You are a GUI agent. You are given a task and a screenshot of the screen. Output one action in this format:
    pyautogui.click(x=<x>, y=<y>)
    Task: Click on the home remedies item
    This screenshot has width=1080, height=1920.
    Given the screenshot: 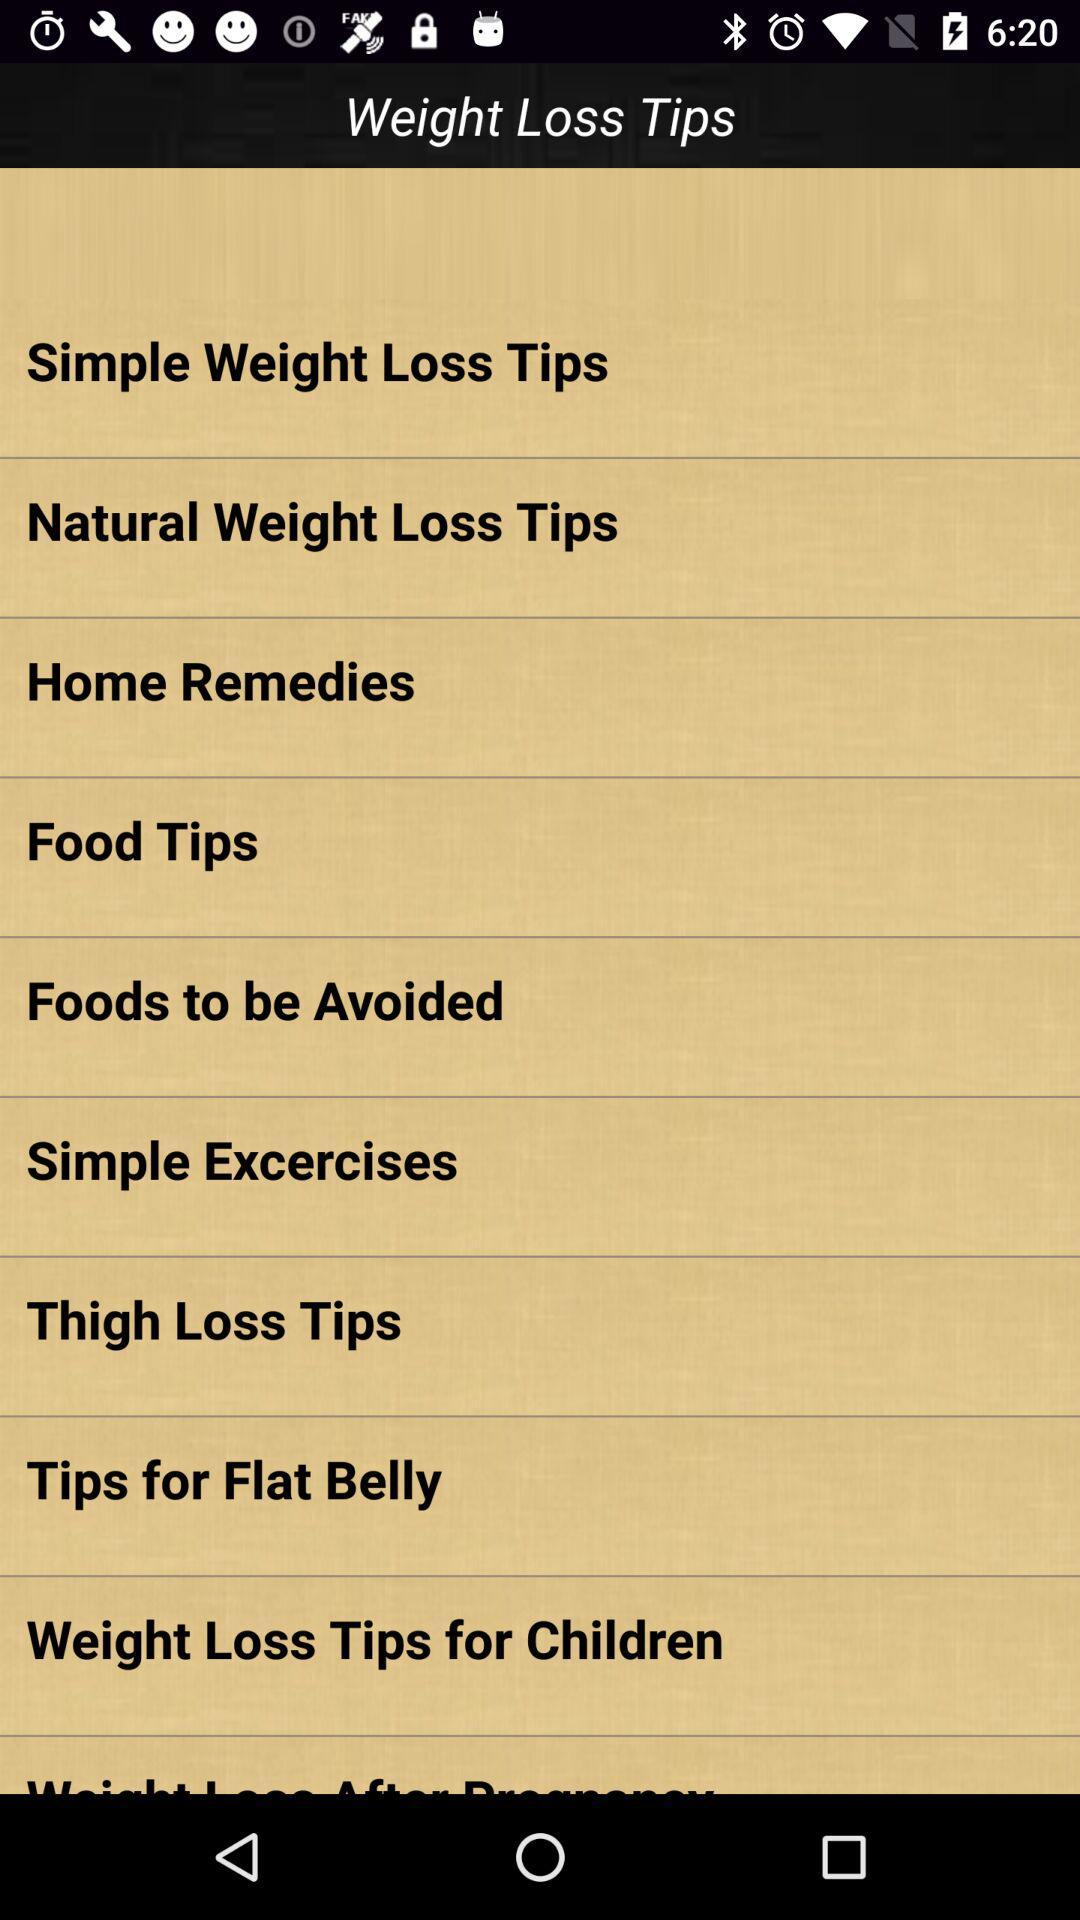 What is the action you would take?
    pyautogui.click(x=540, y=679)
    